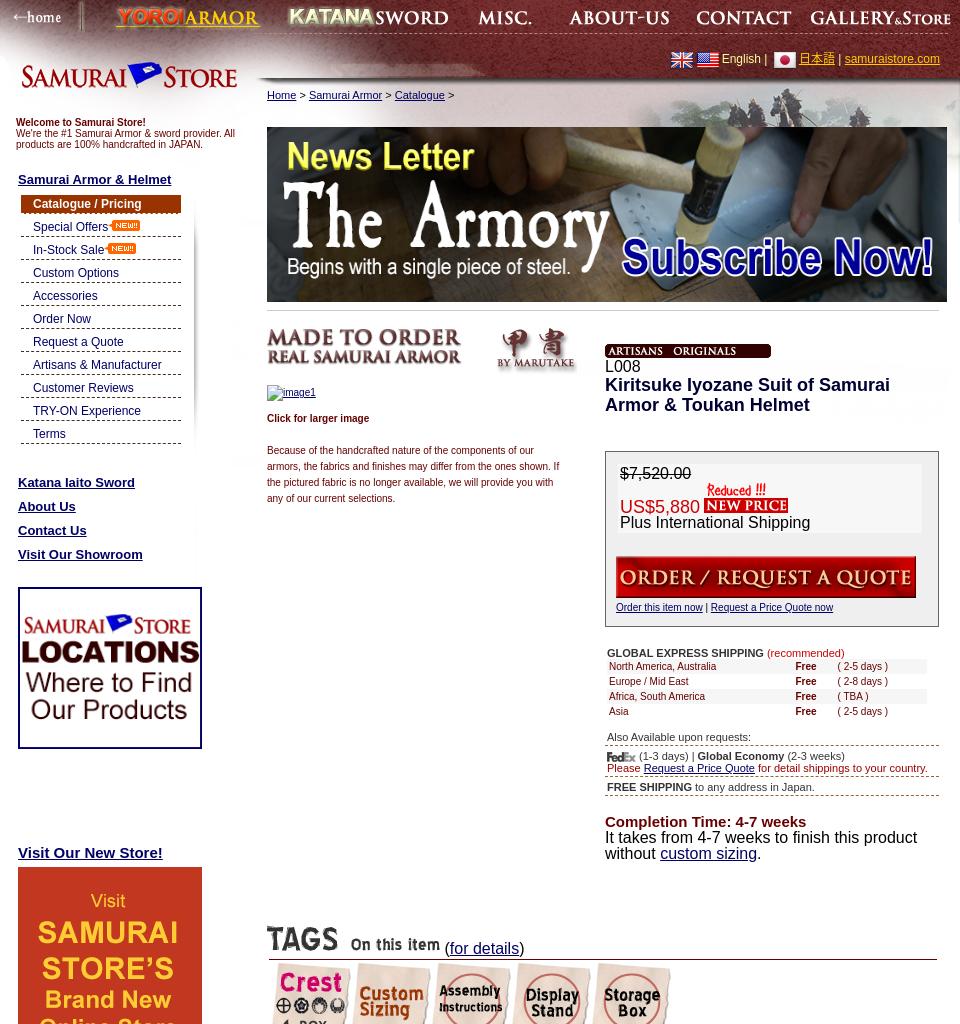 This screenshot has height=1024, width=960. I want to click on '.', so click(757, 852).